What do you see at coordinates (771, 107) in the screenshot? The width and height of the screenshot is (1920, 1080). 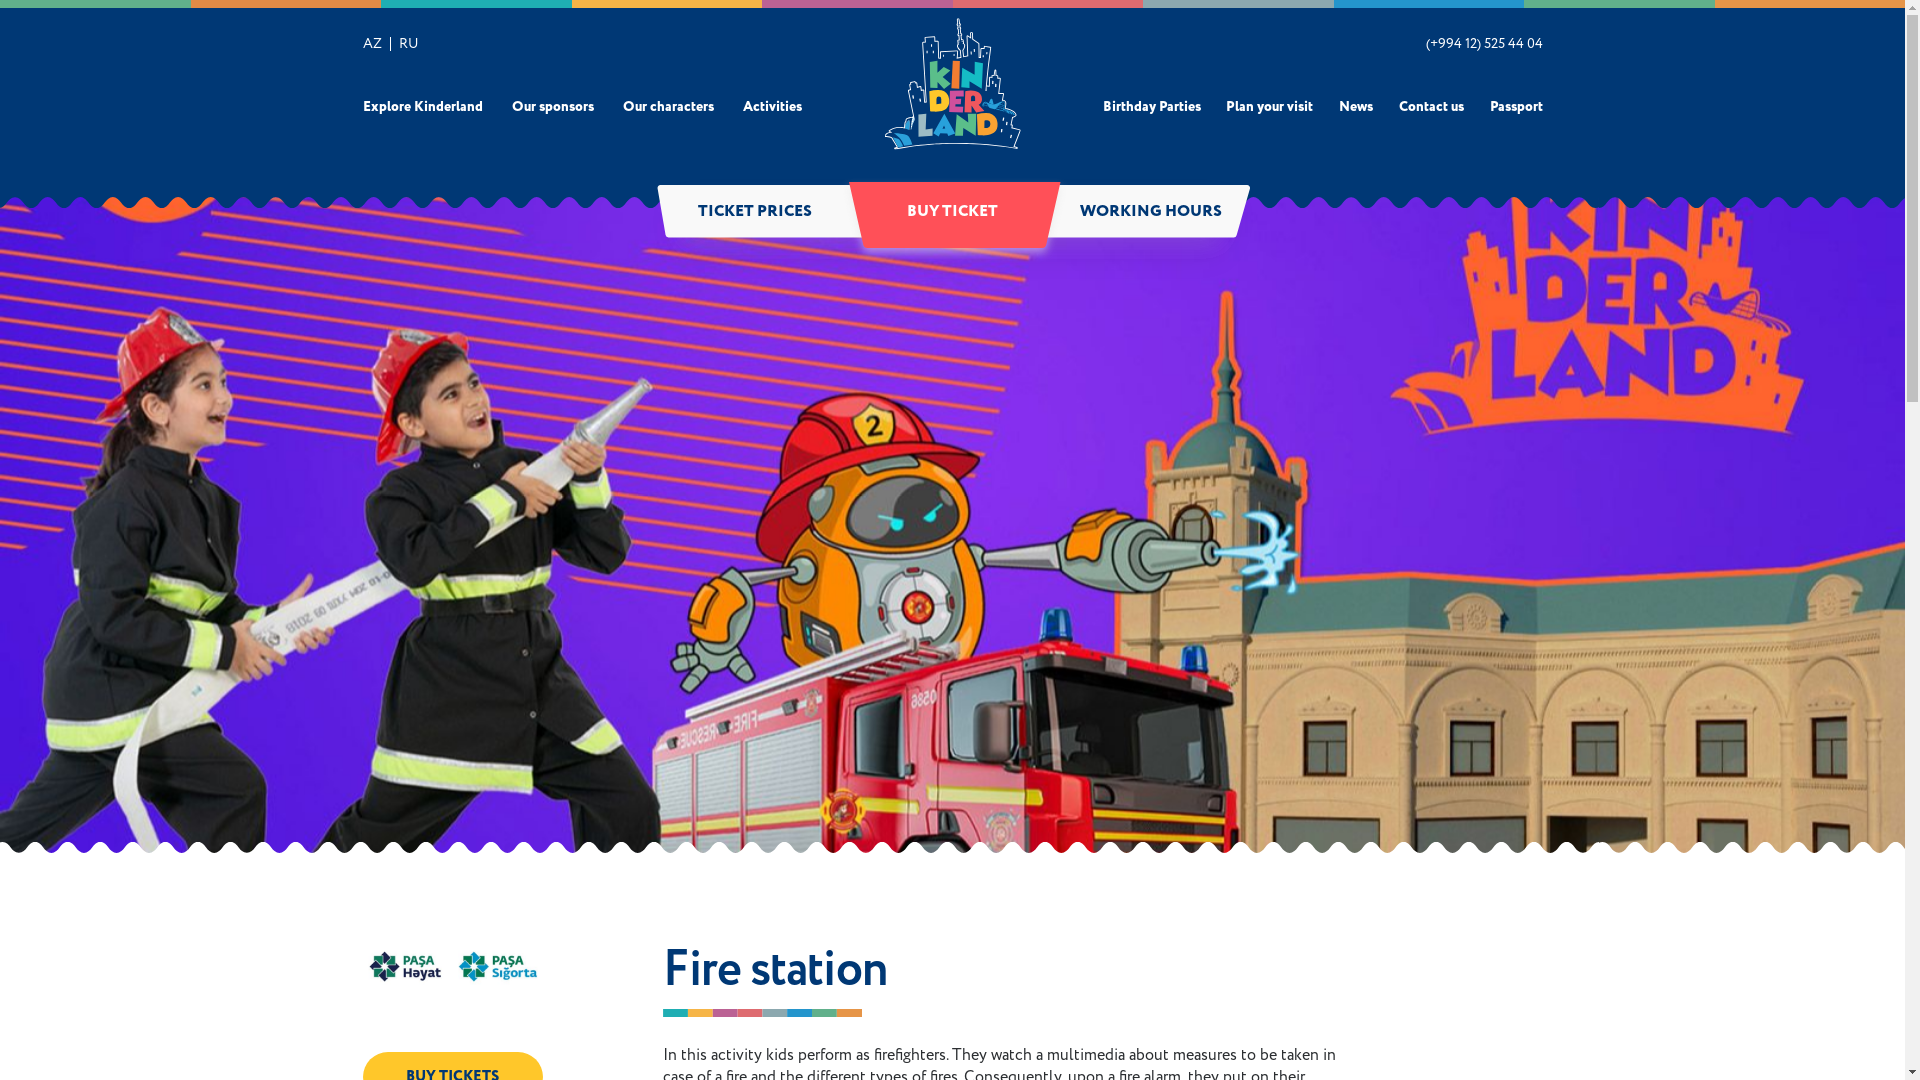 I see `'Activities'` at bounding box center [771, 107].